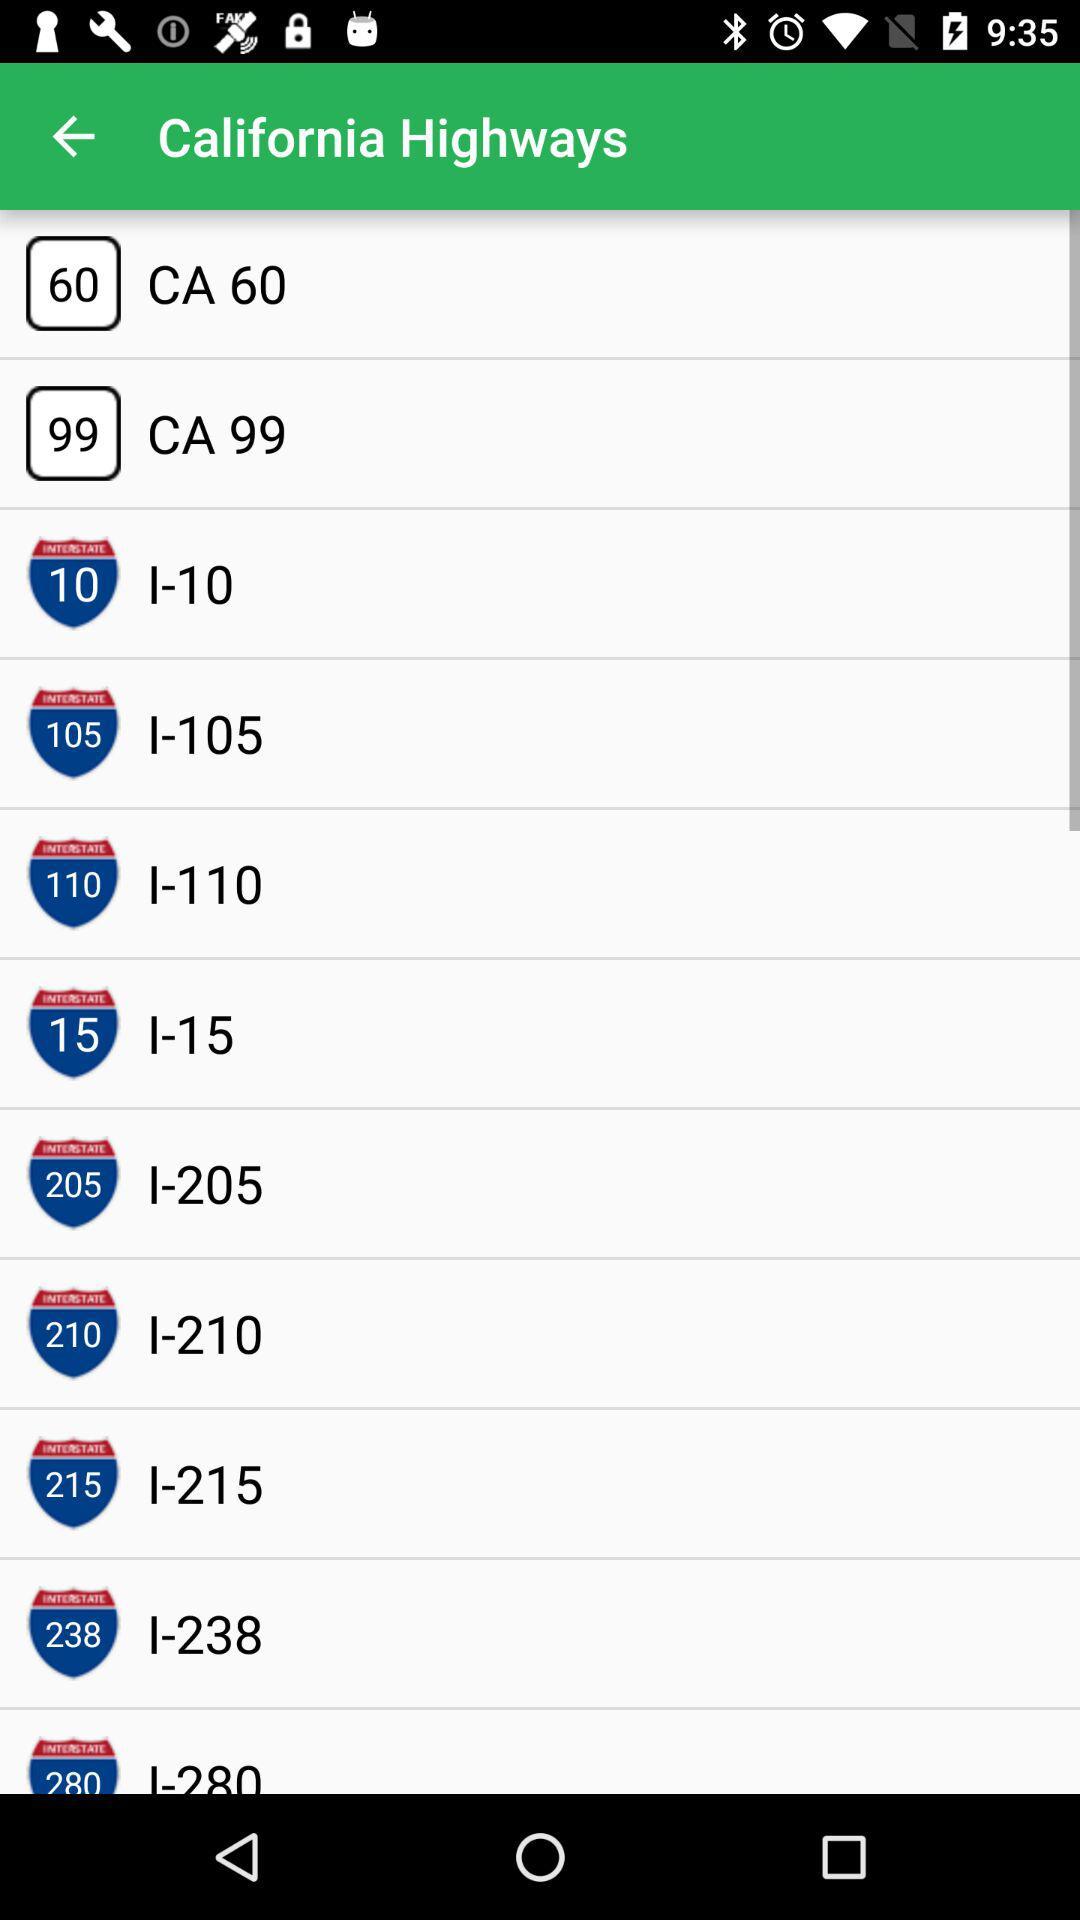 Image resolution: width=1080 pixels, height=1920 pixels. What do you see at coordinates (205, 1483) in the screenshot?
I see `the icon above i-238 item` at bounding box center [205, 1483].